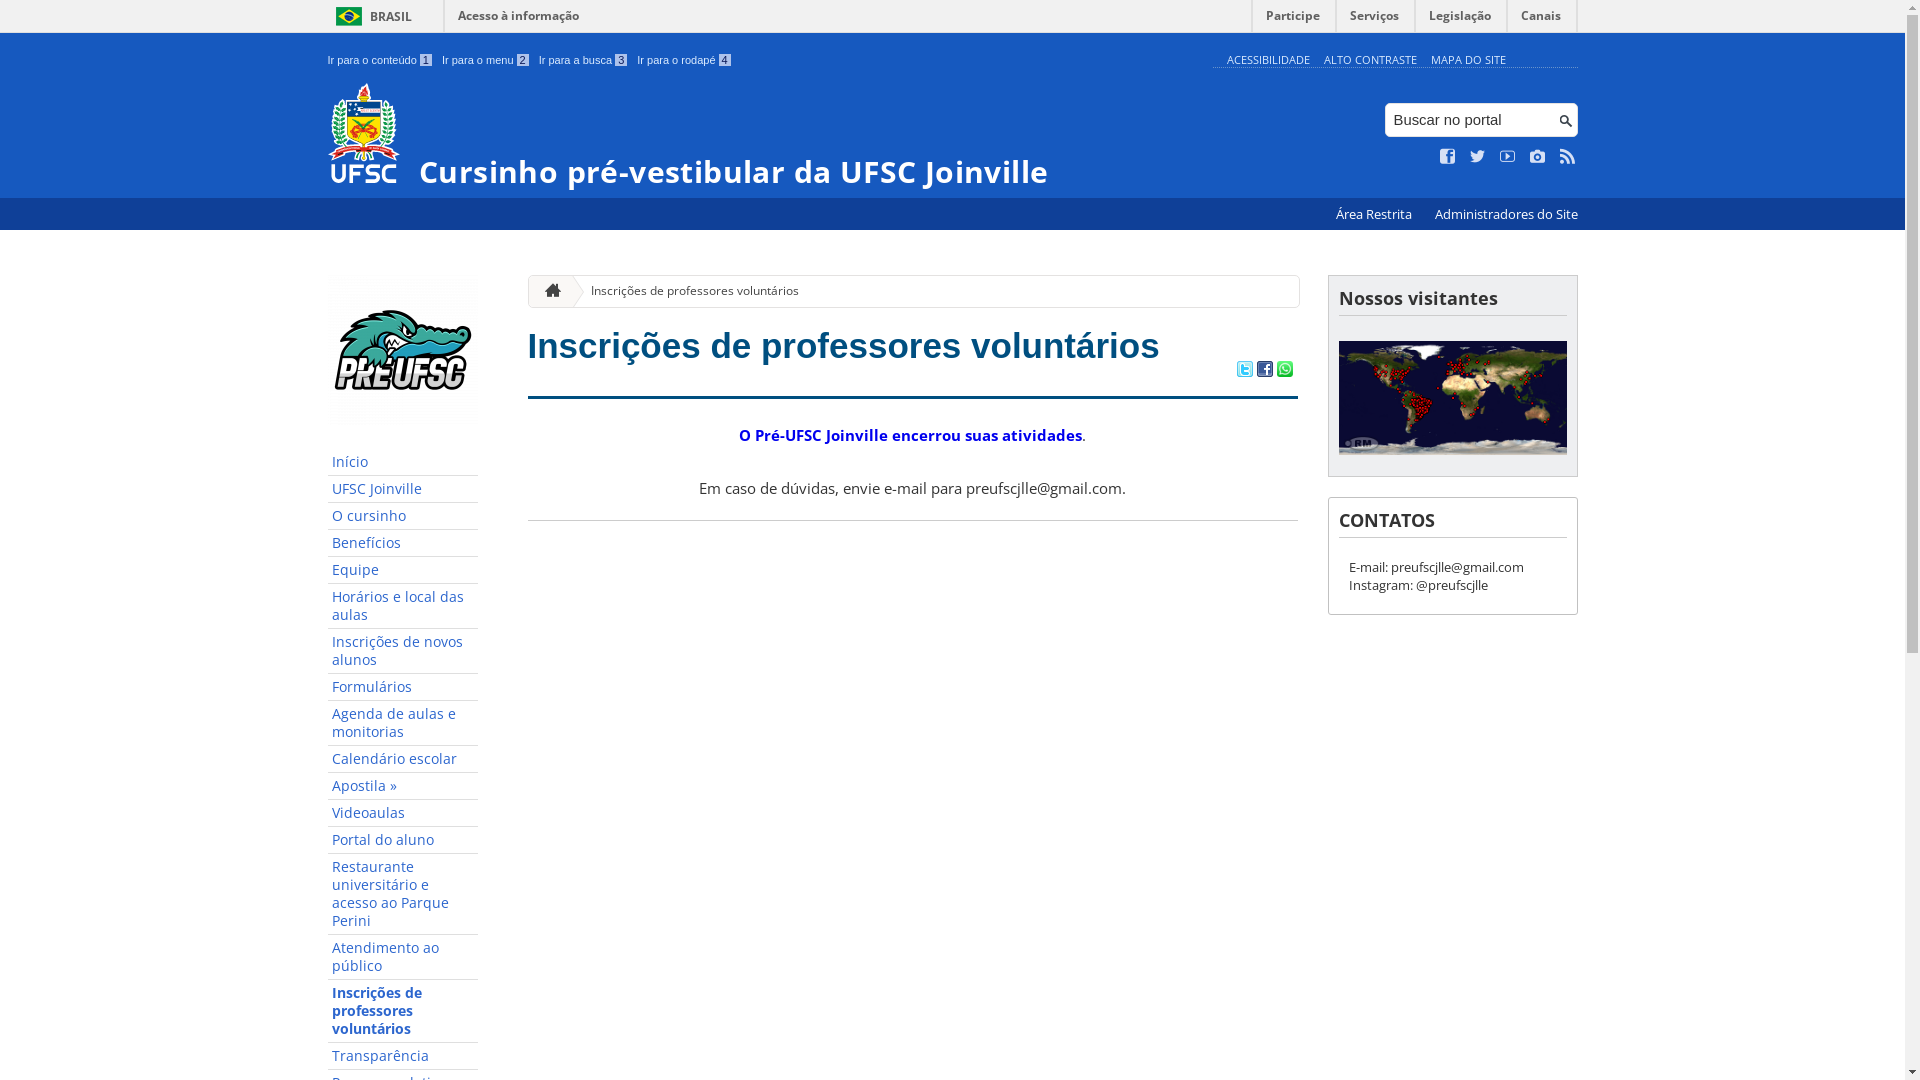 This screenshot has width=1920, height=1080. Describe the element at coordinates (1467, 58) in the screenshot. I see `'MAPA DO SITE'` at that location.